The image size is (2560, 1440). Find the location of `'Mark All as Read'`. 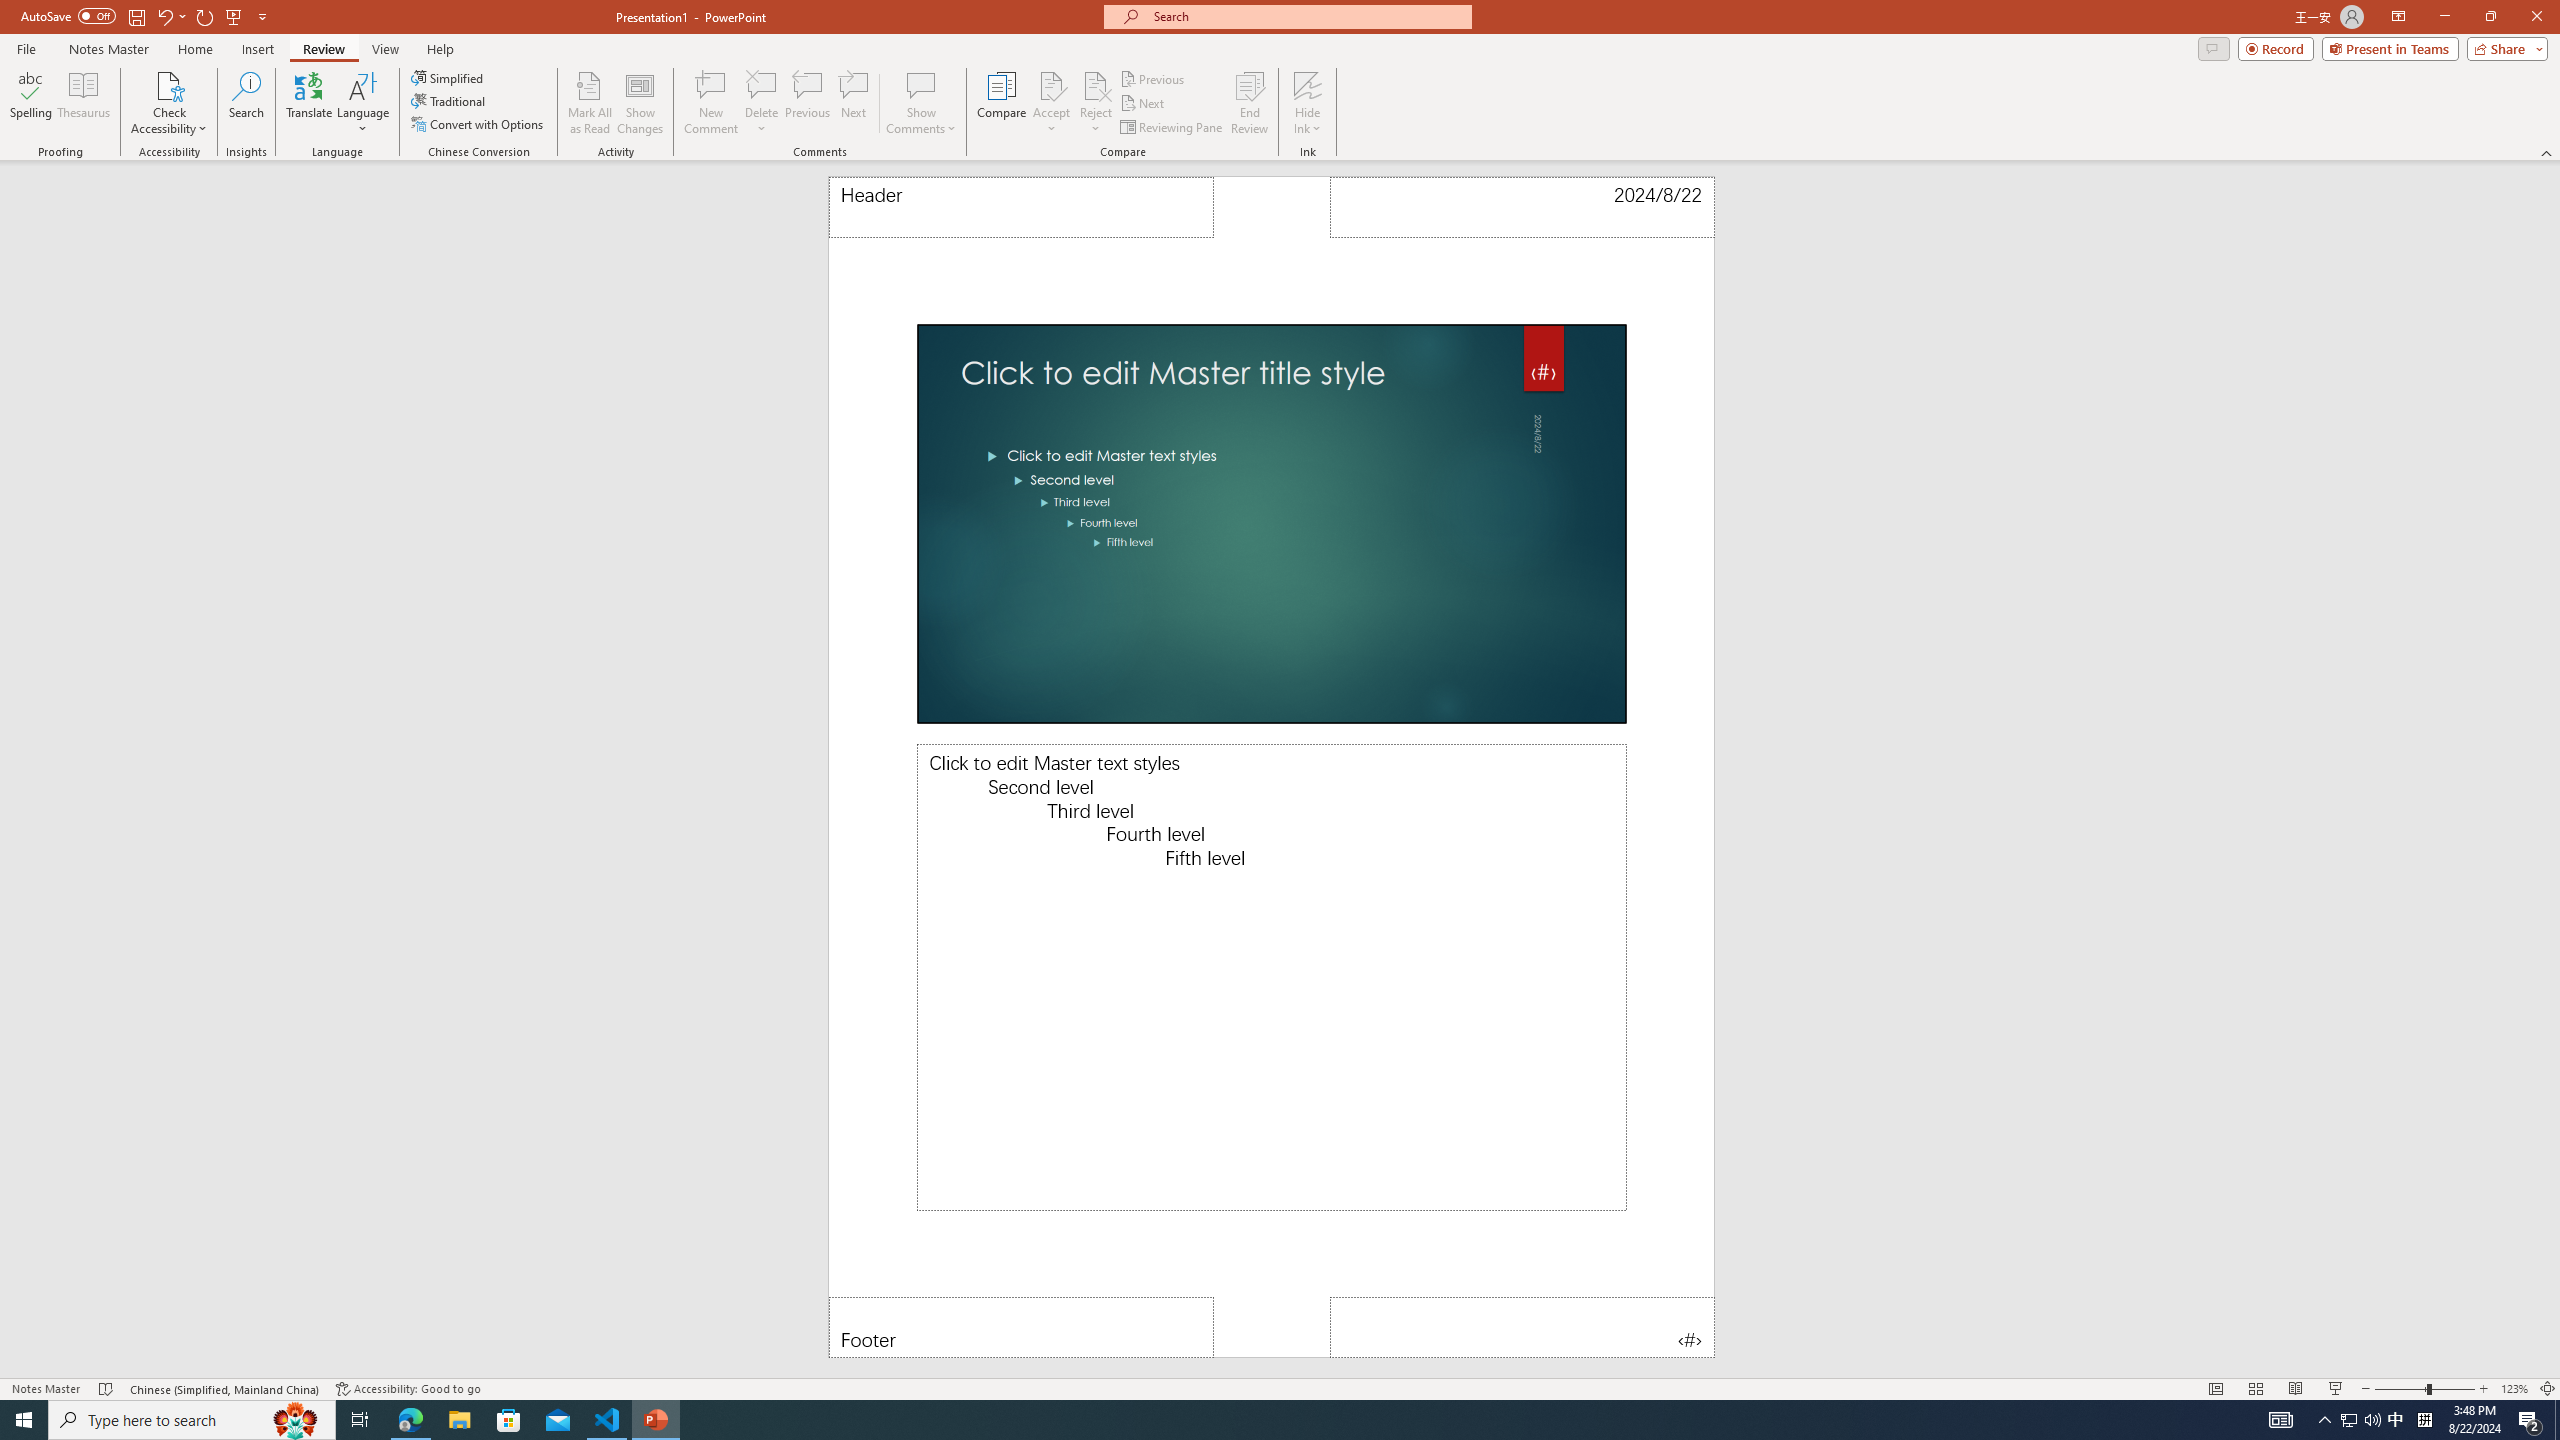

'Mark All as Read' is located at coordinates (590, 103).